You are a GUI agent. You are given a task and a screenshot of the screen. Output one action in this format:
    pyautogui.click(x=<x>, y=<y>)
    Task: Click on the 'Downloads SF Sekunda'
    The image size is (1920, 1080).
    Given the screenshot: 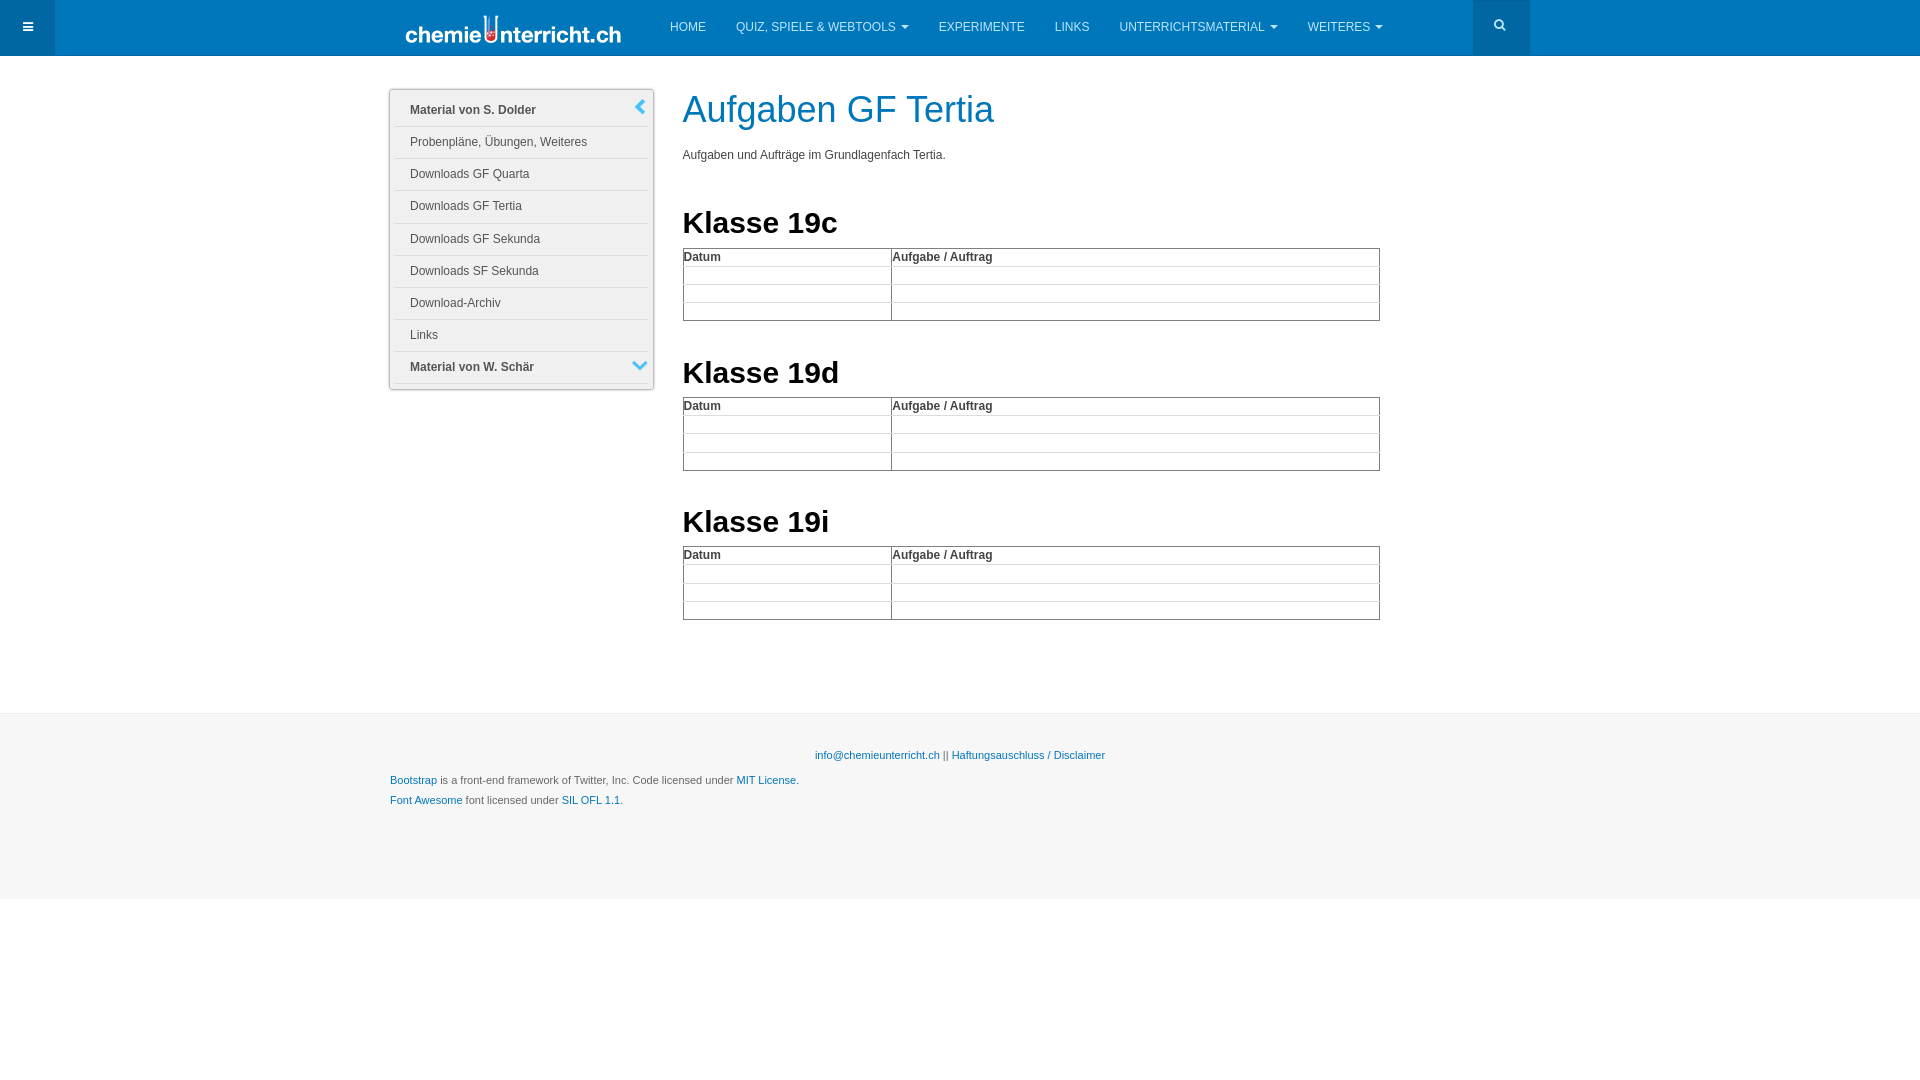 What is the action you would take?
    pyautogui.click(x=521, y=271)
    